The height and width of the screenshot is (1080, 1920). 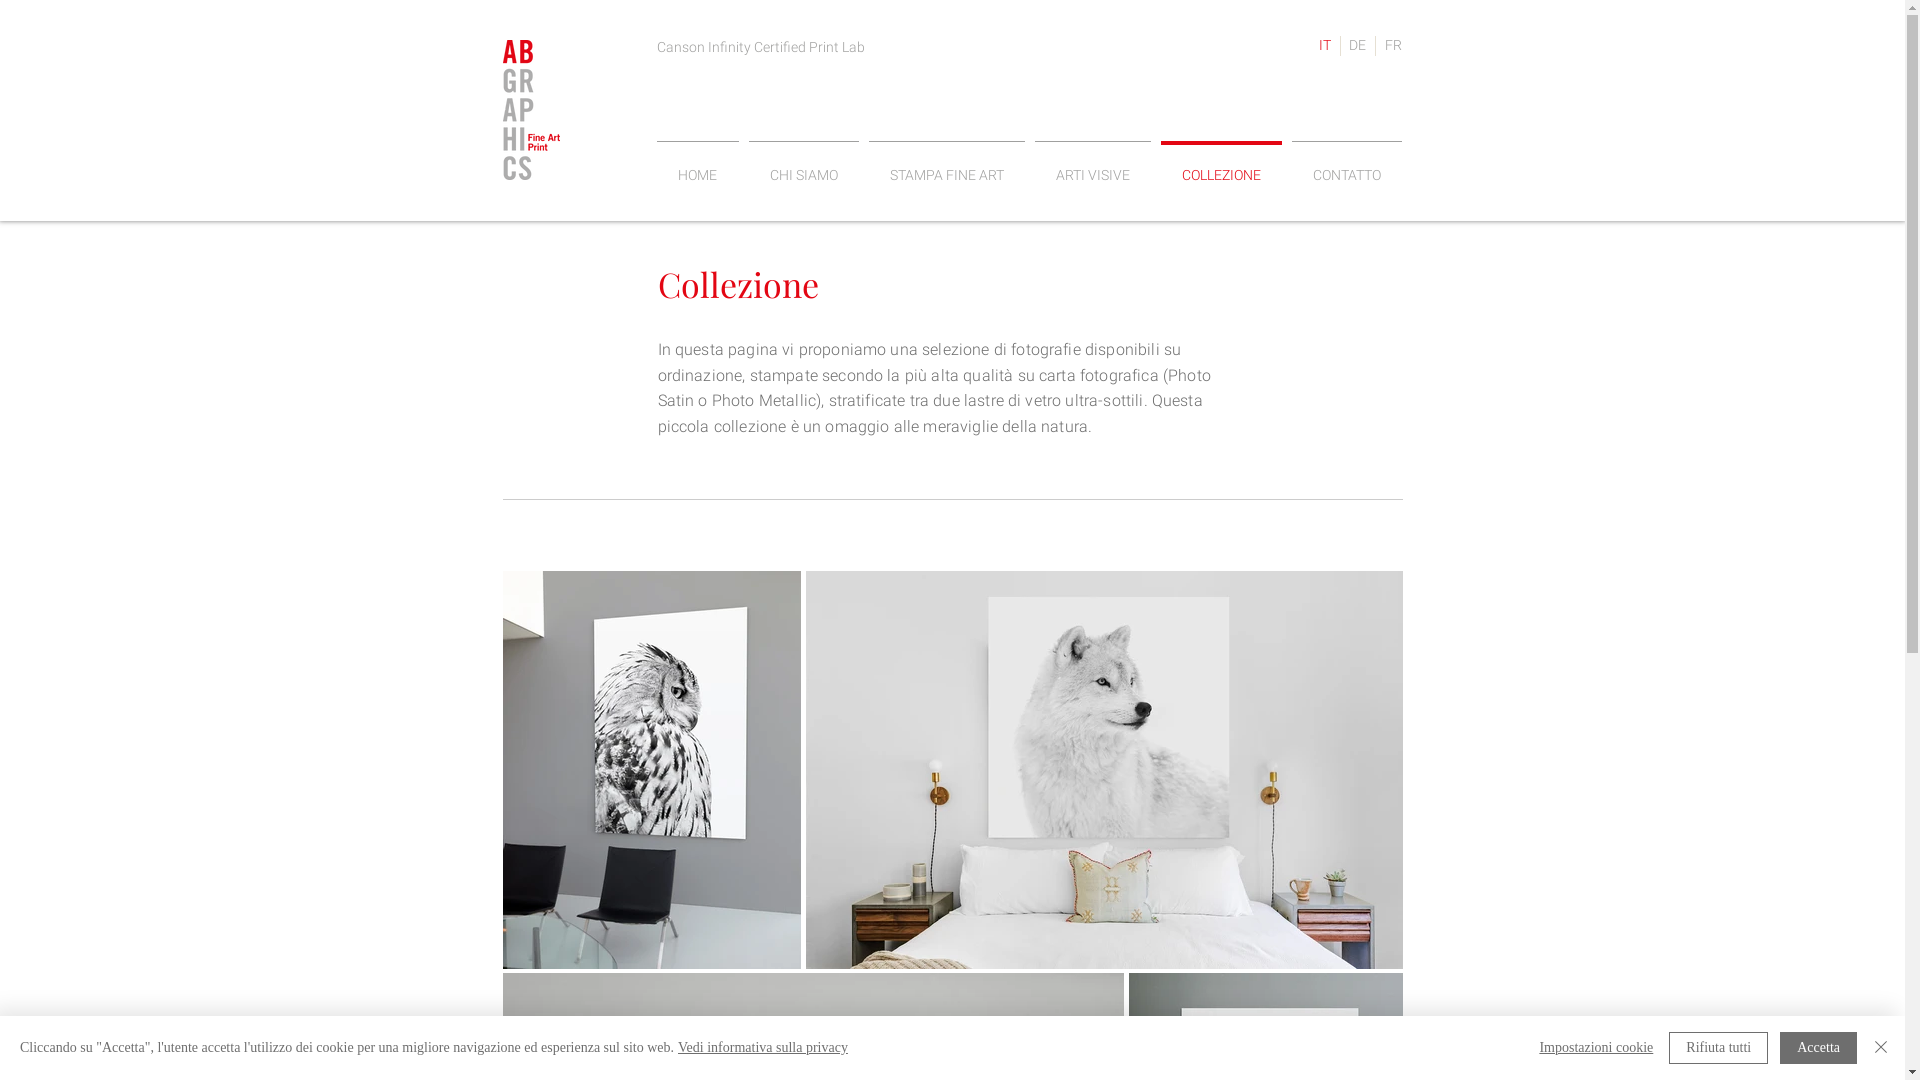 I want to click on 'Vedi informativa sulla privacy', so click(x=762, y=1046).